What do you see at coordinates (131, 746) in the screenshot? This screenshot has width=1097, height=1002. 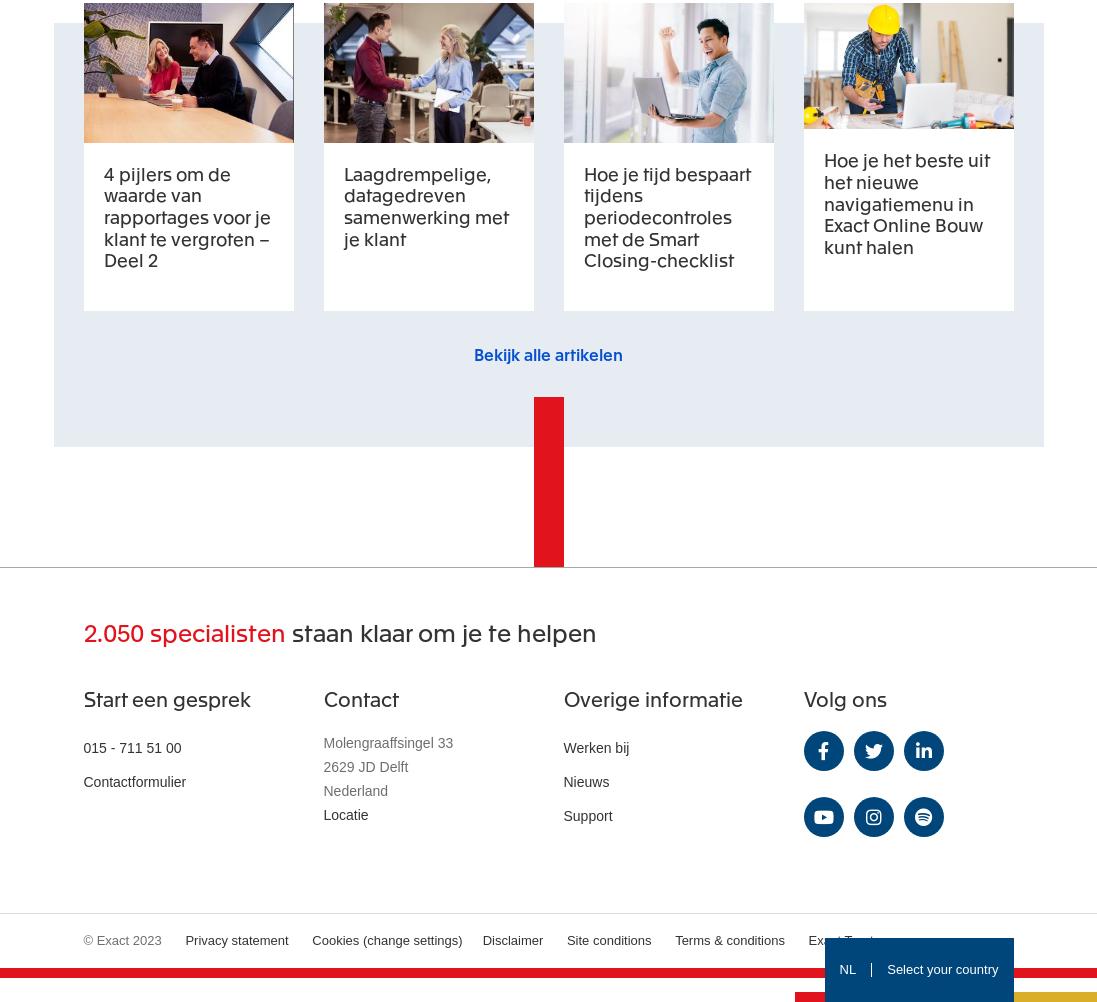 I see `'015 - 711 51 00'` at bounding box center [131, 746].